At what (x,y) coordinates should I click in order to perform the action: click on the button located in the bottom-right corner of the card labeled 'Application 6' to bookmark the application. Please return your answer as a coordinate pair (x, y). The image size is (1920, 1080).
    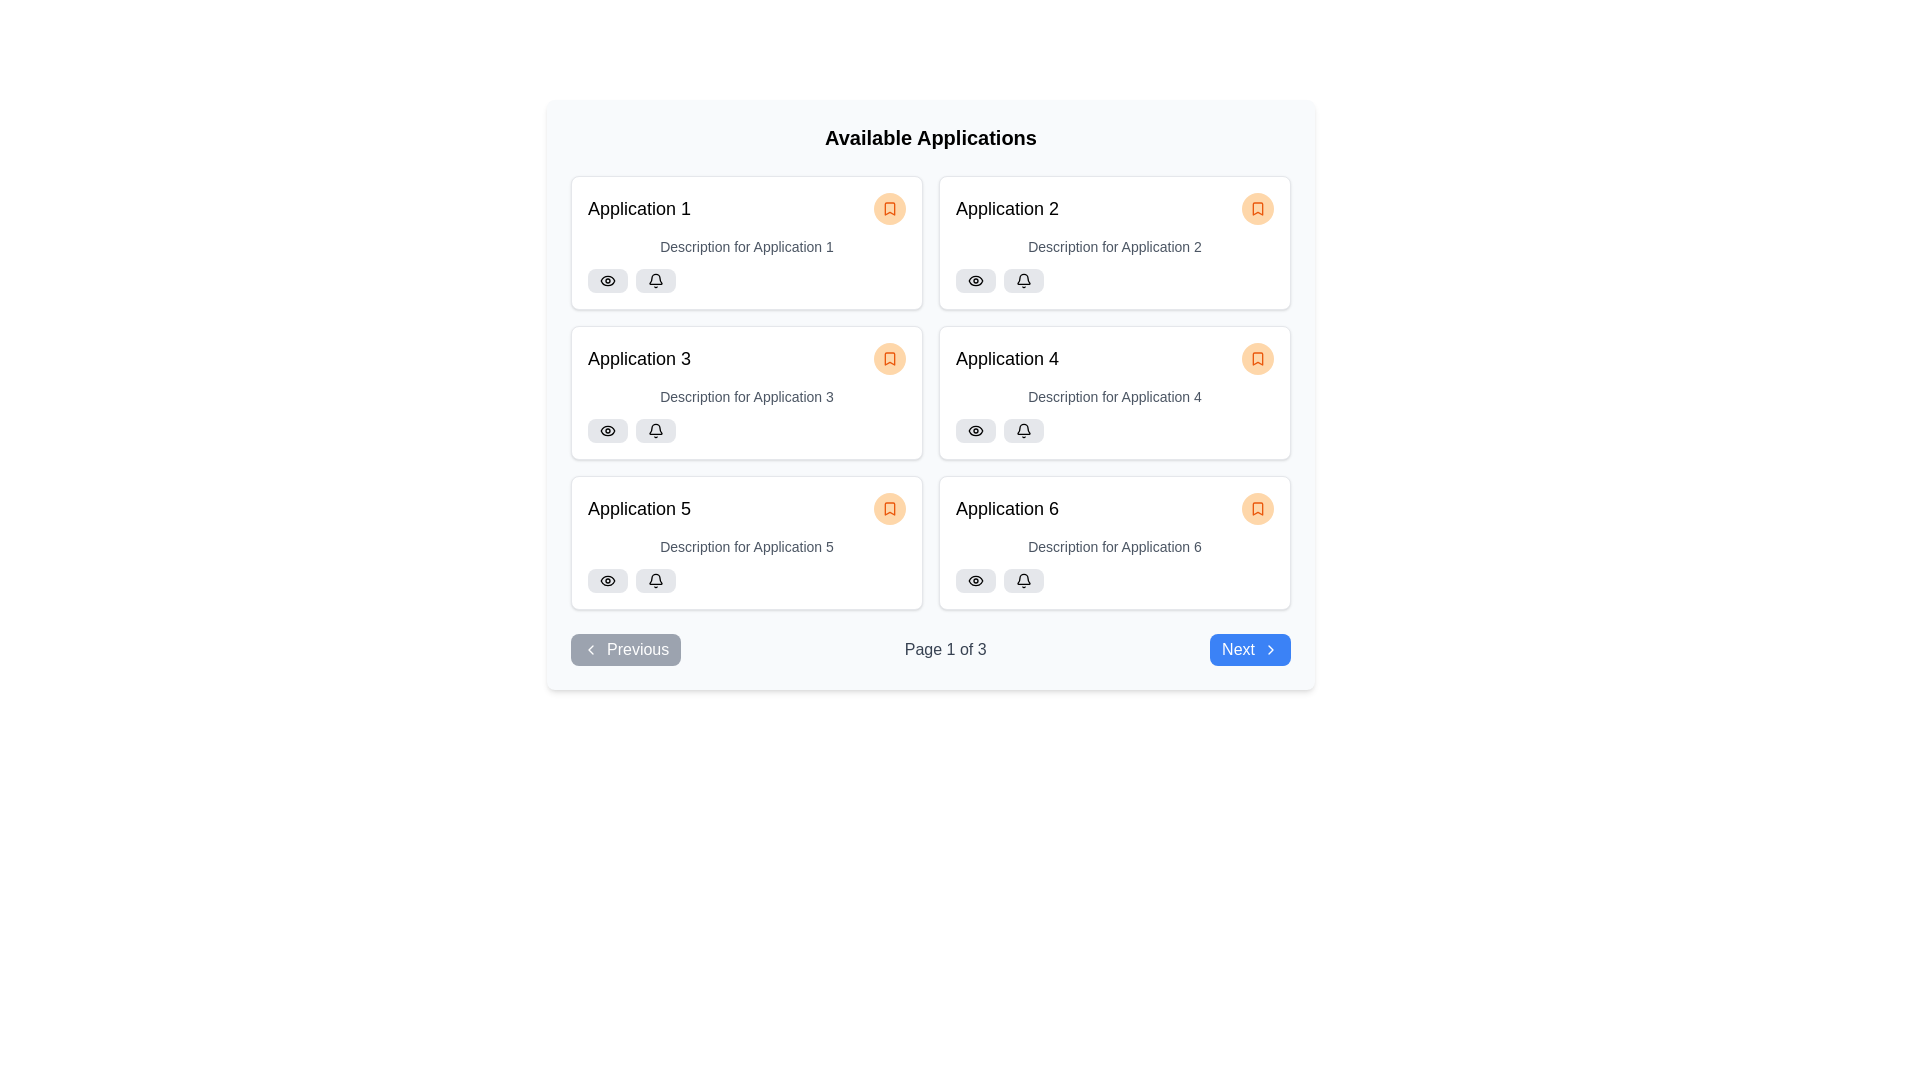
    Looking at the image, I should click on (1256, 508).